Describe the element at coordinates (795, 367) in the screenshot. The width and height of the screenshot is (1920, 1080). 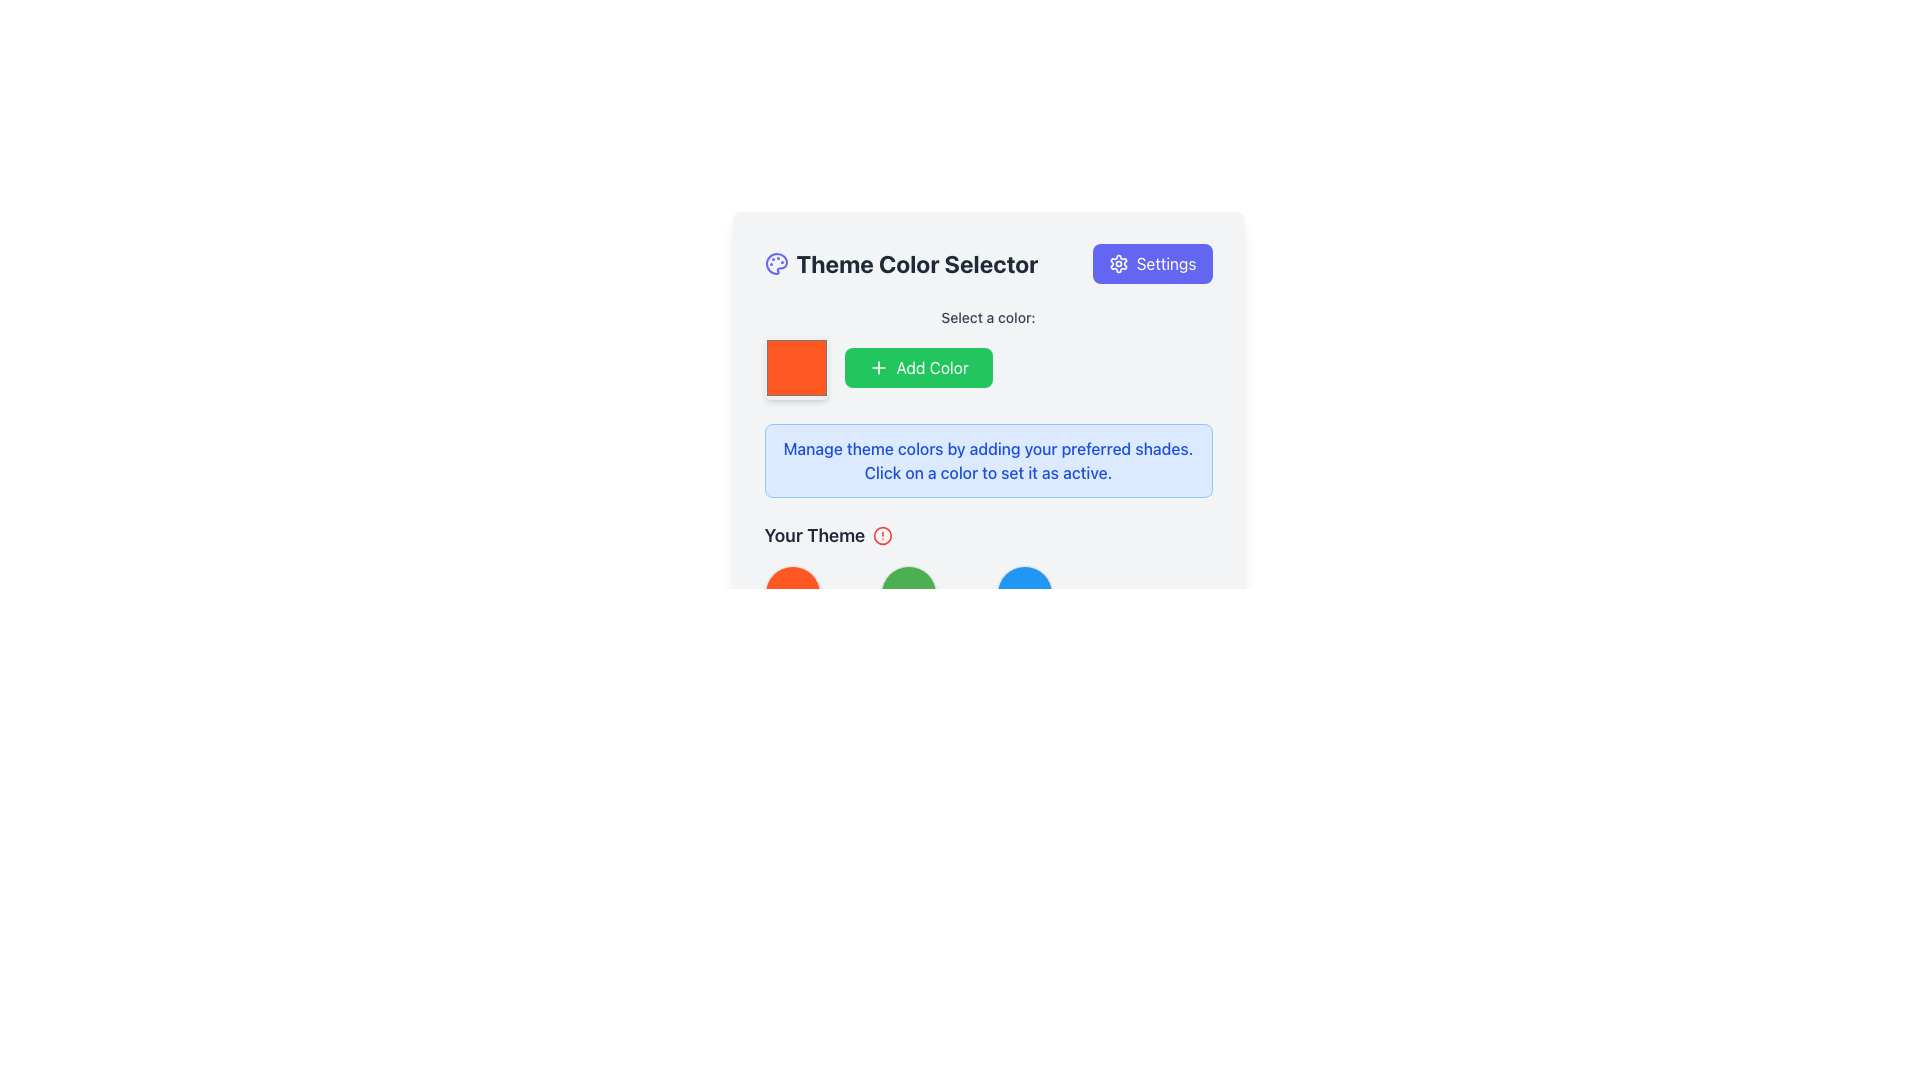
I see `the Color picker located in the 'Theme Color Selector' section` at that location.